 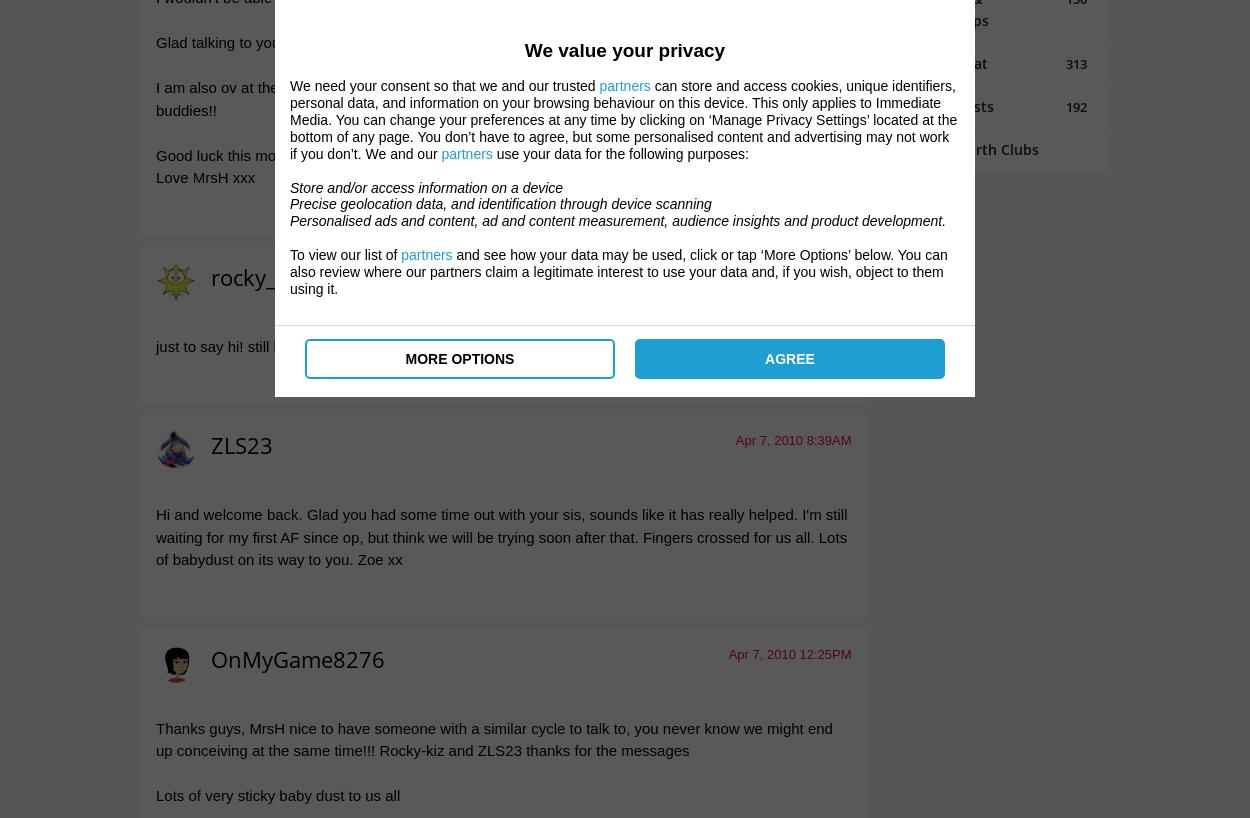 I want to click on 'I am also ov at the moment (not using any kits etc but going by dates I should be) so we are ovulation buddies!!', so click(x=491, y=98).